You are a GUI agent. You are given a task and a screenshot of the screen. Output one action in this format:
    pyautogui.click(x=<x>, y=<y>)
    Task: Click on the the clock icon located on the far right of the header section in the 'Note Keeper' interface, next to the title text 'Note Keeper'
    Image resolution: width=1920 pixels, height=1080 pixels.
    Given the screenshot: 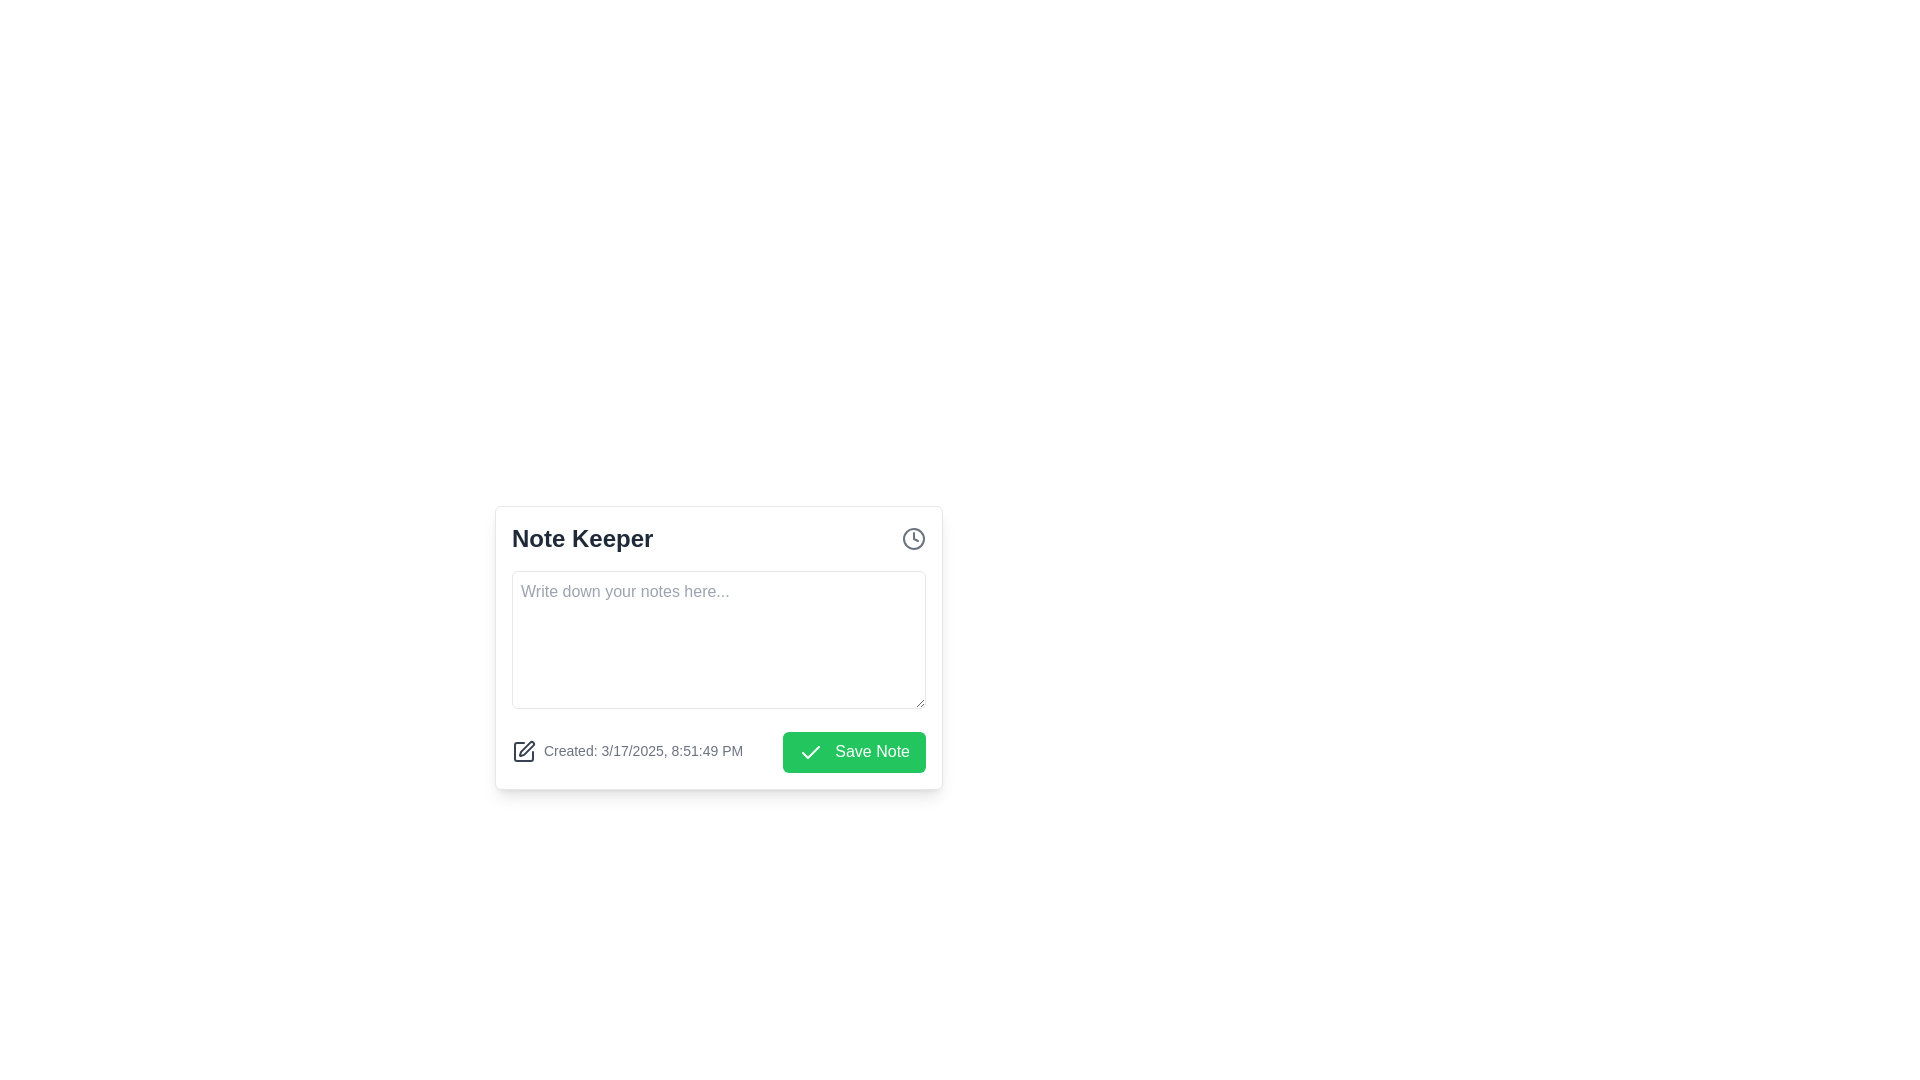 What is the action you would take?
    pyautogui.click(x=912, y=538)
    